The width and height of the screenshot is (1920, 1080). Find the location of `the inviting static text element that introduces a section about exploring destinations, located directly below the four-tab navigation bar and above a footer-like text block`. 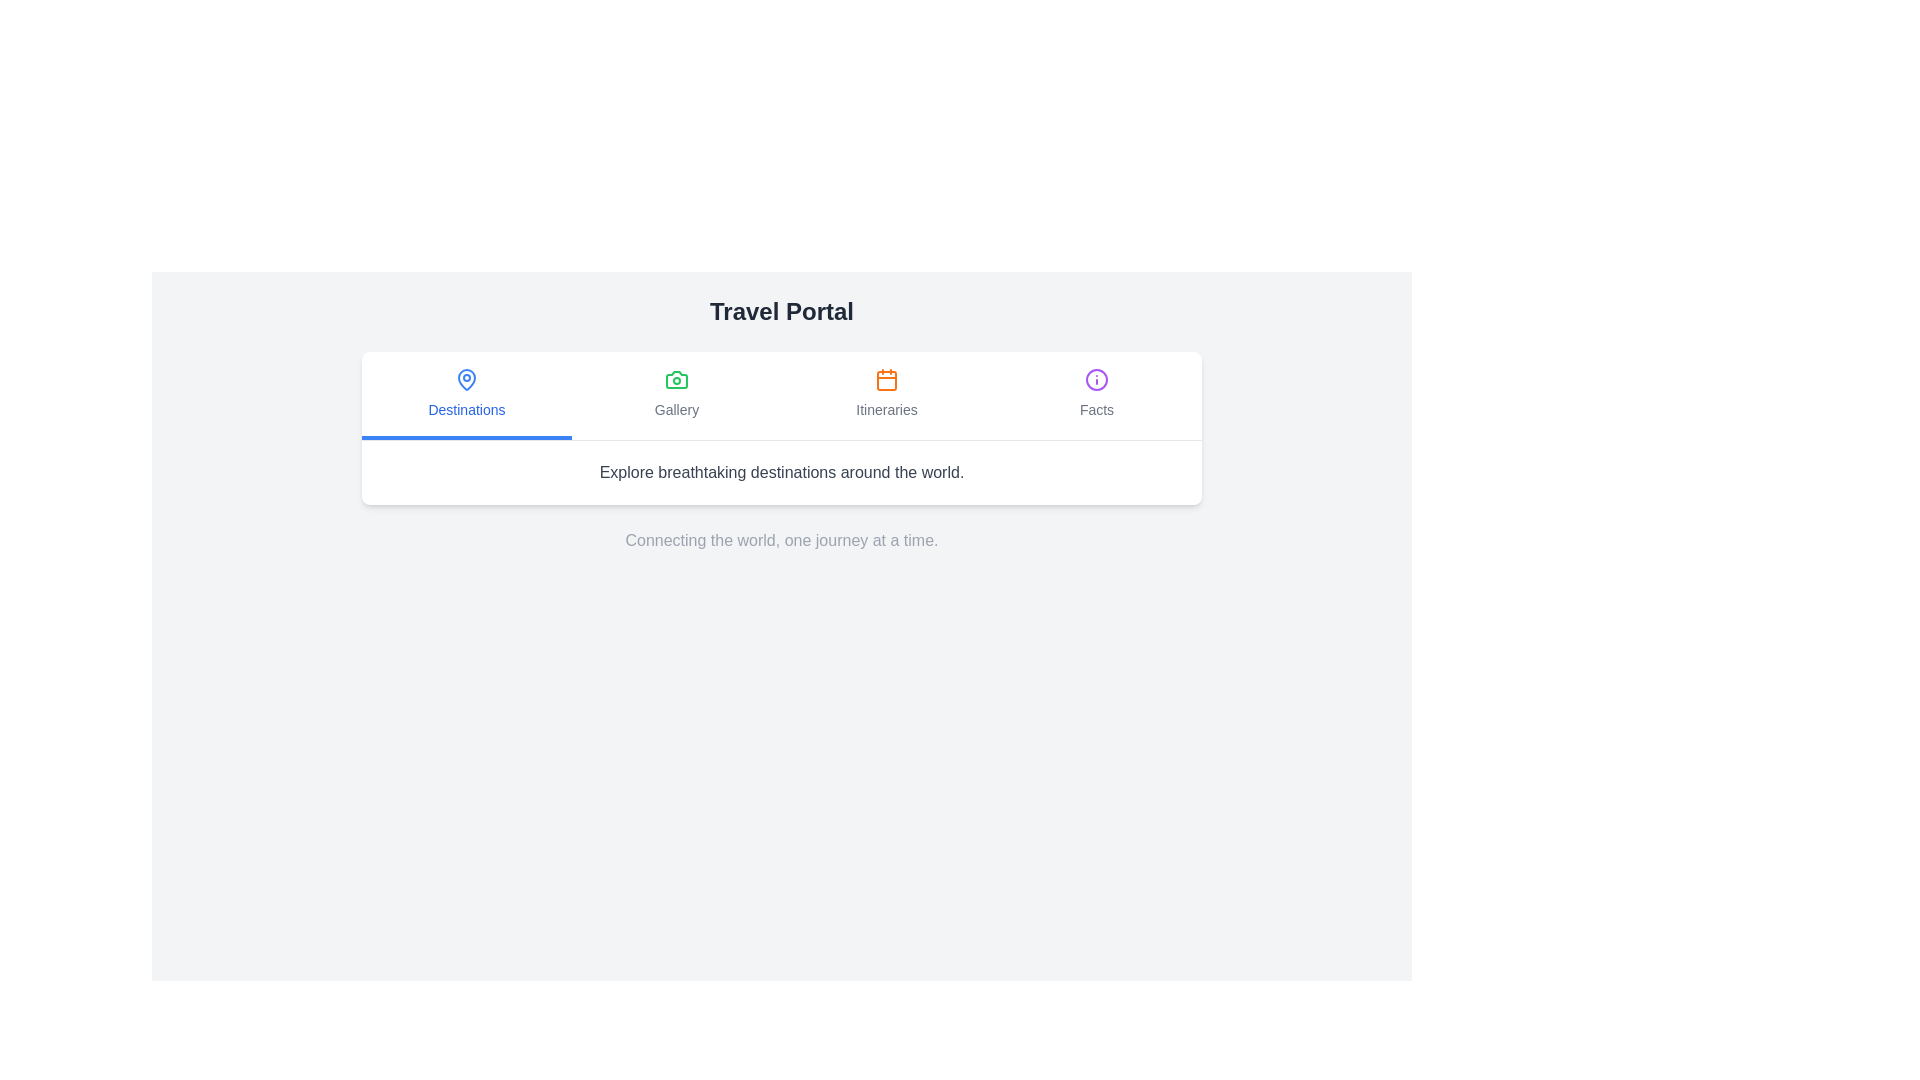

the inviting static text element that introduces a section about exploring destinations, located directly below the four-tab navigation bar and above a footer-like text block is located at coordinates (781, 473).